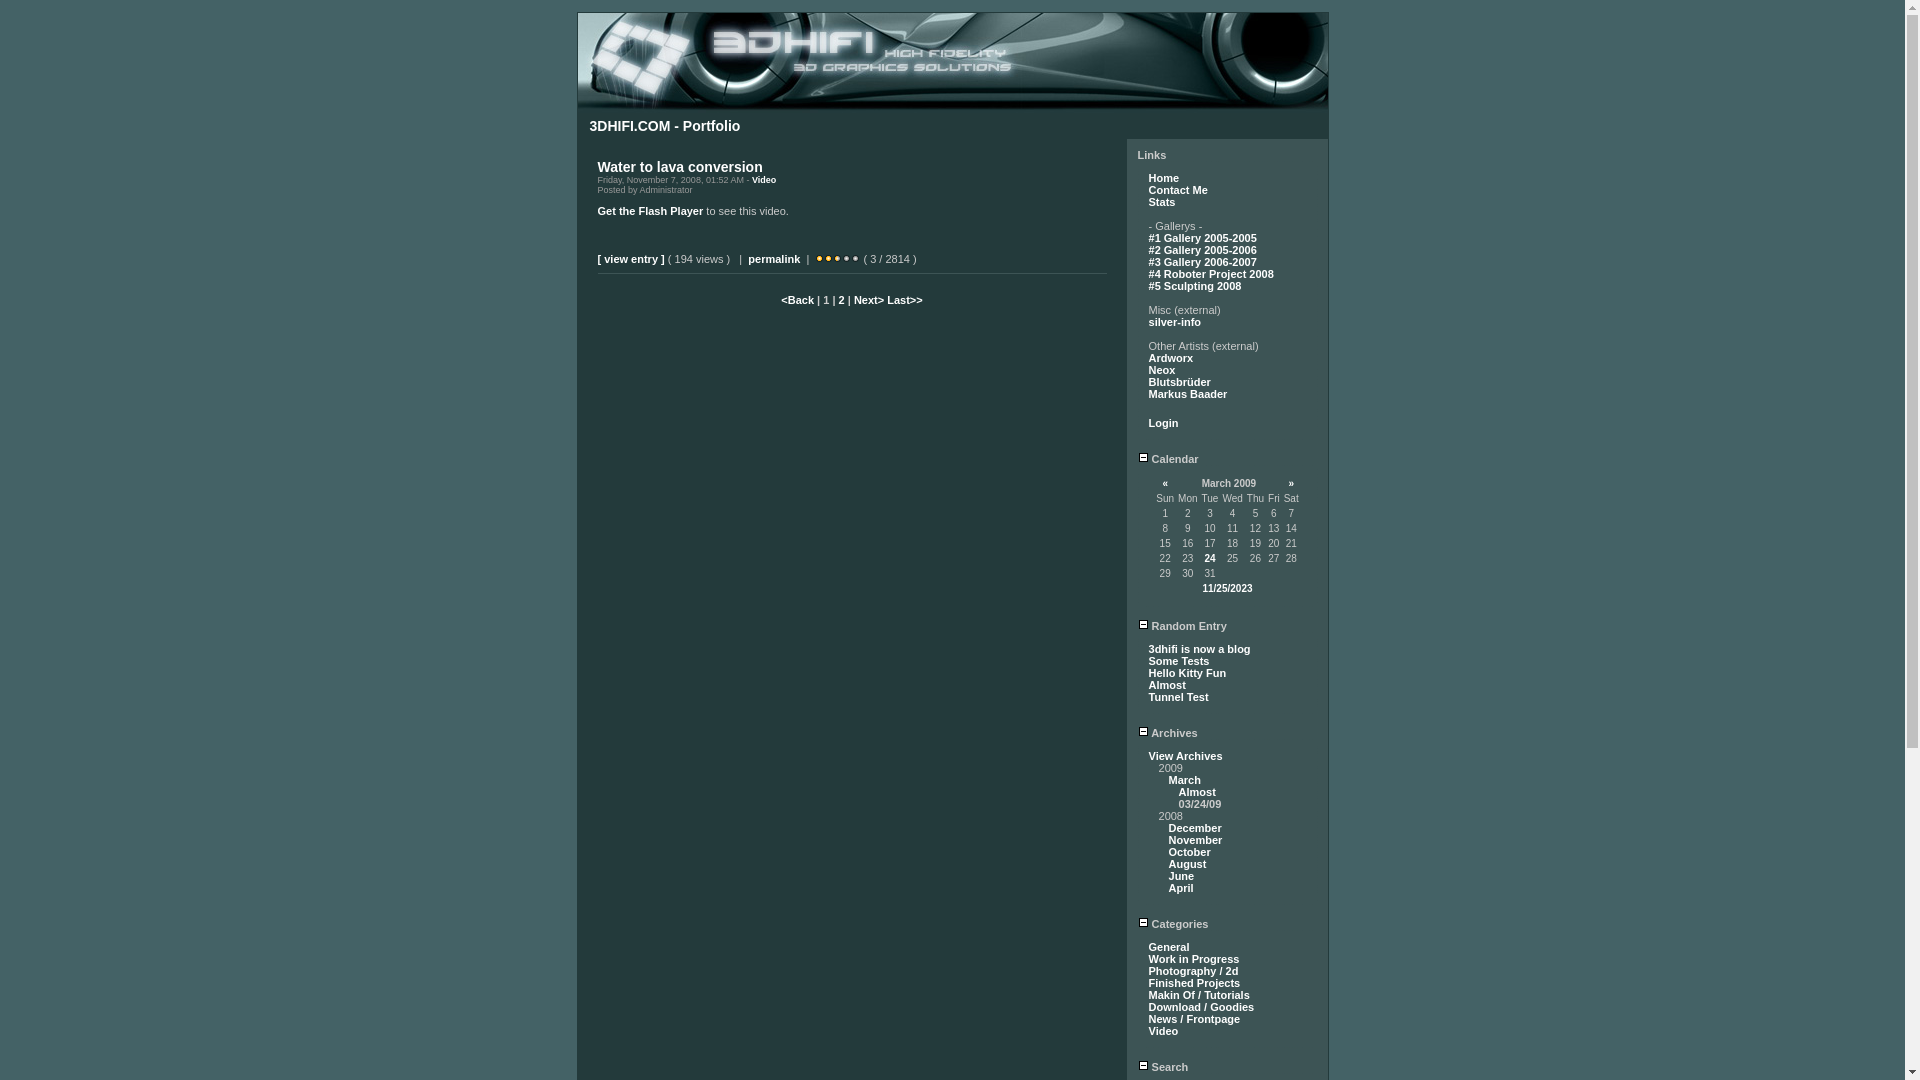 The height and width of the screenshot is (1080, 1920). What do you see at coordinates (1226, 587) in the screenshot?
I see `'11/25/2023'` at bounding box center [1226, 587].